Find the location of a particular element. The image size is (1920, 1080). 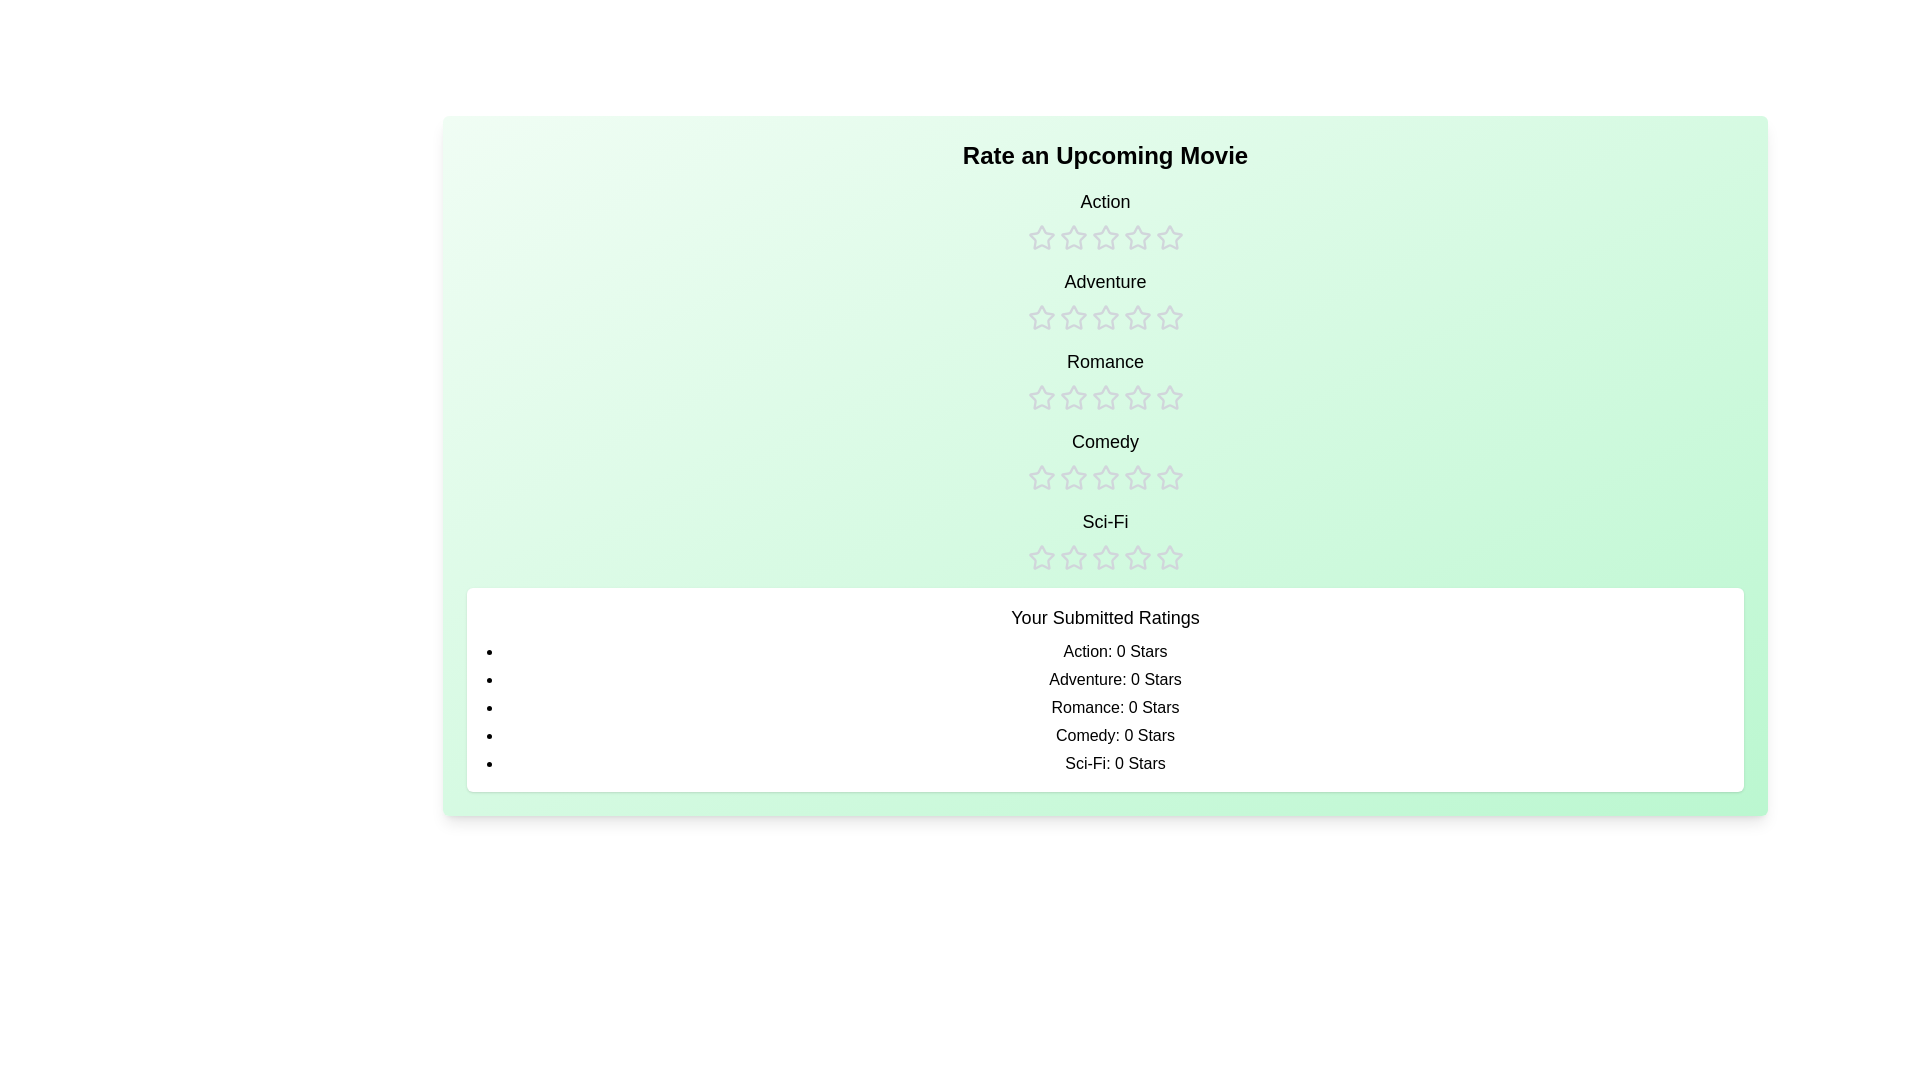

the rating for the Action category to 4 stars is located at coordinates (1137, 219).